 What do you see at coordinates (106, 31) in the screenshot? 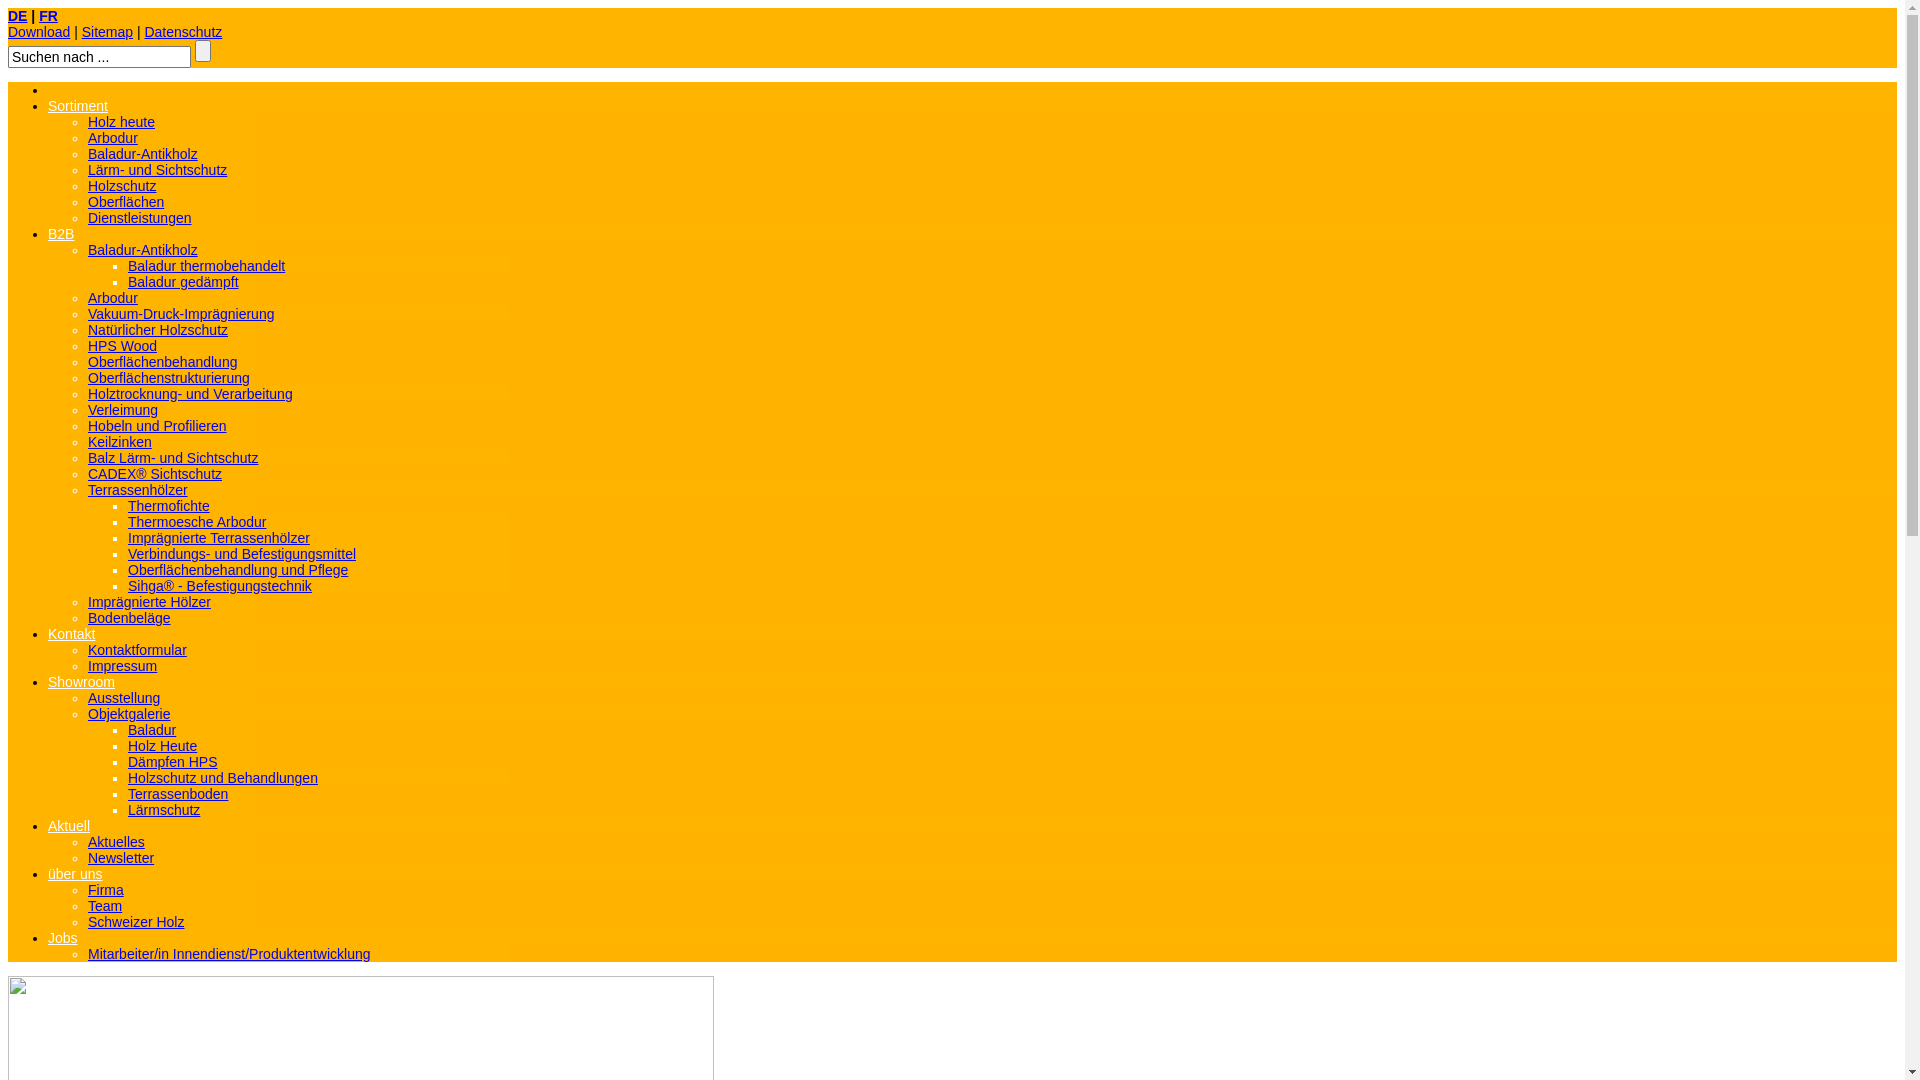
I see `'Sitemap'` at bounding box center [106, 31].